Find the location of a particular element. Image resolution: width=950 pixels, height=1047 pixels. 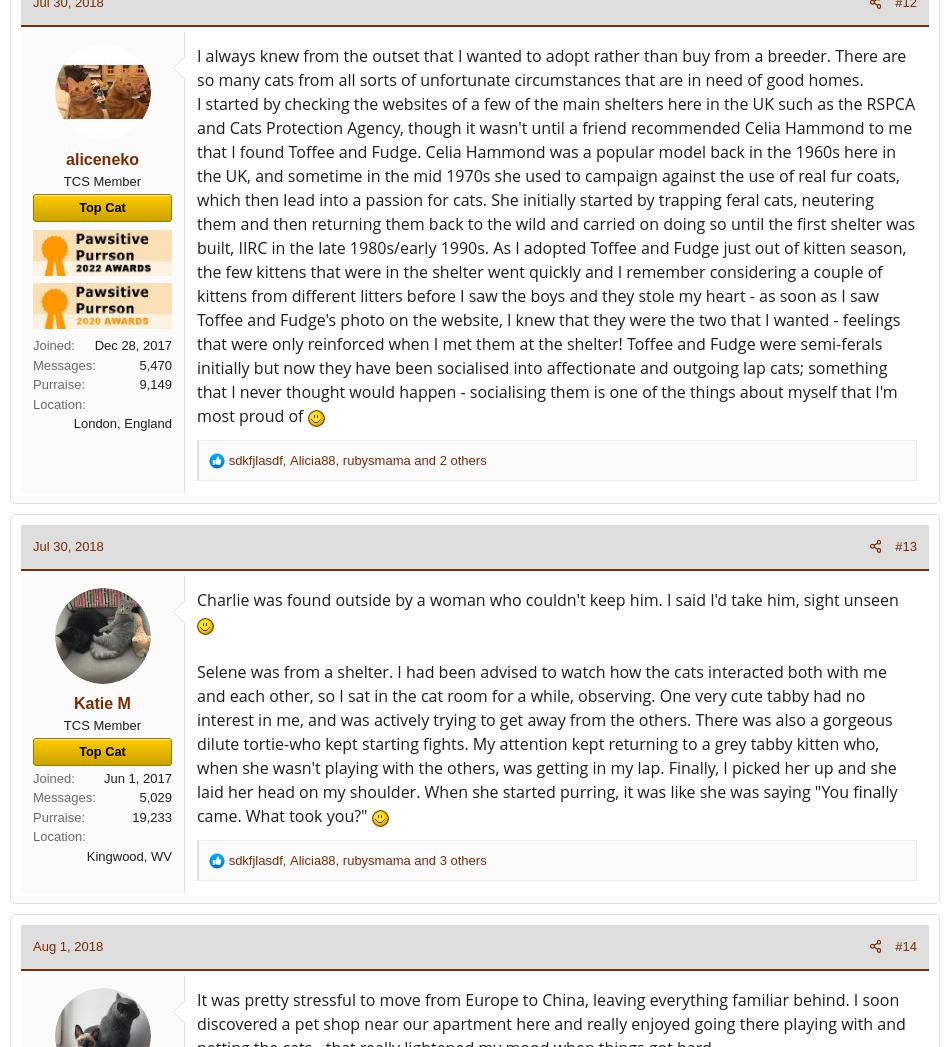

'9,149' is located at coordinates (155, 383).